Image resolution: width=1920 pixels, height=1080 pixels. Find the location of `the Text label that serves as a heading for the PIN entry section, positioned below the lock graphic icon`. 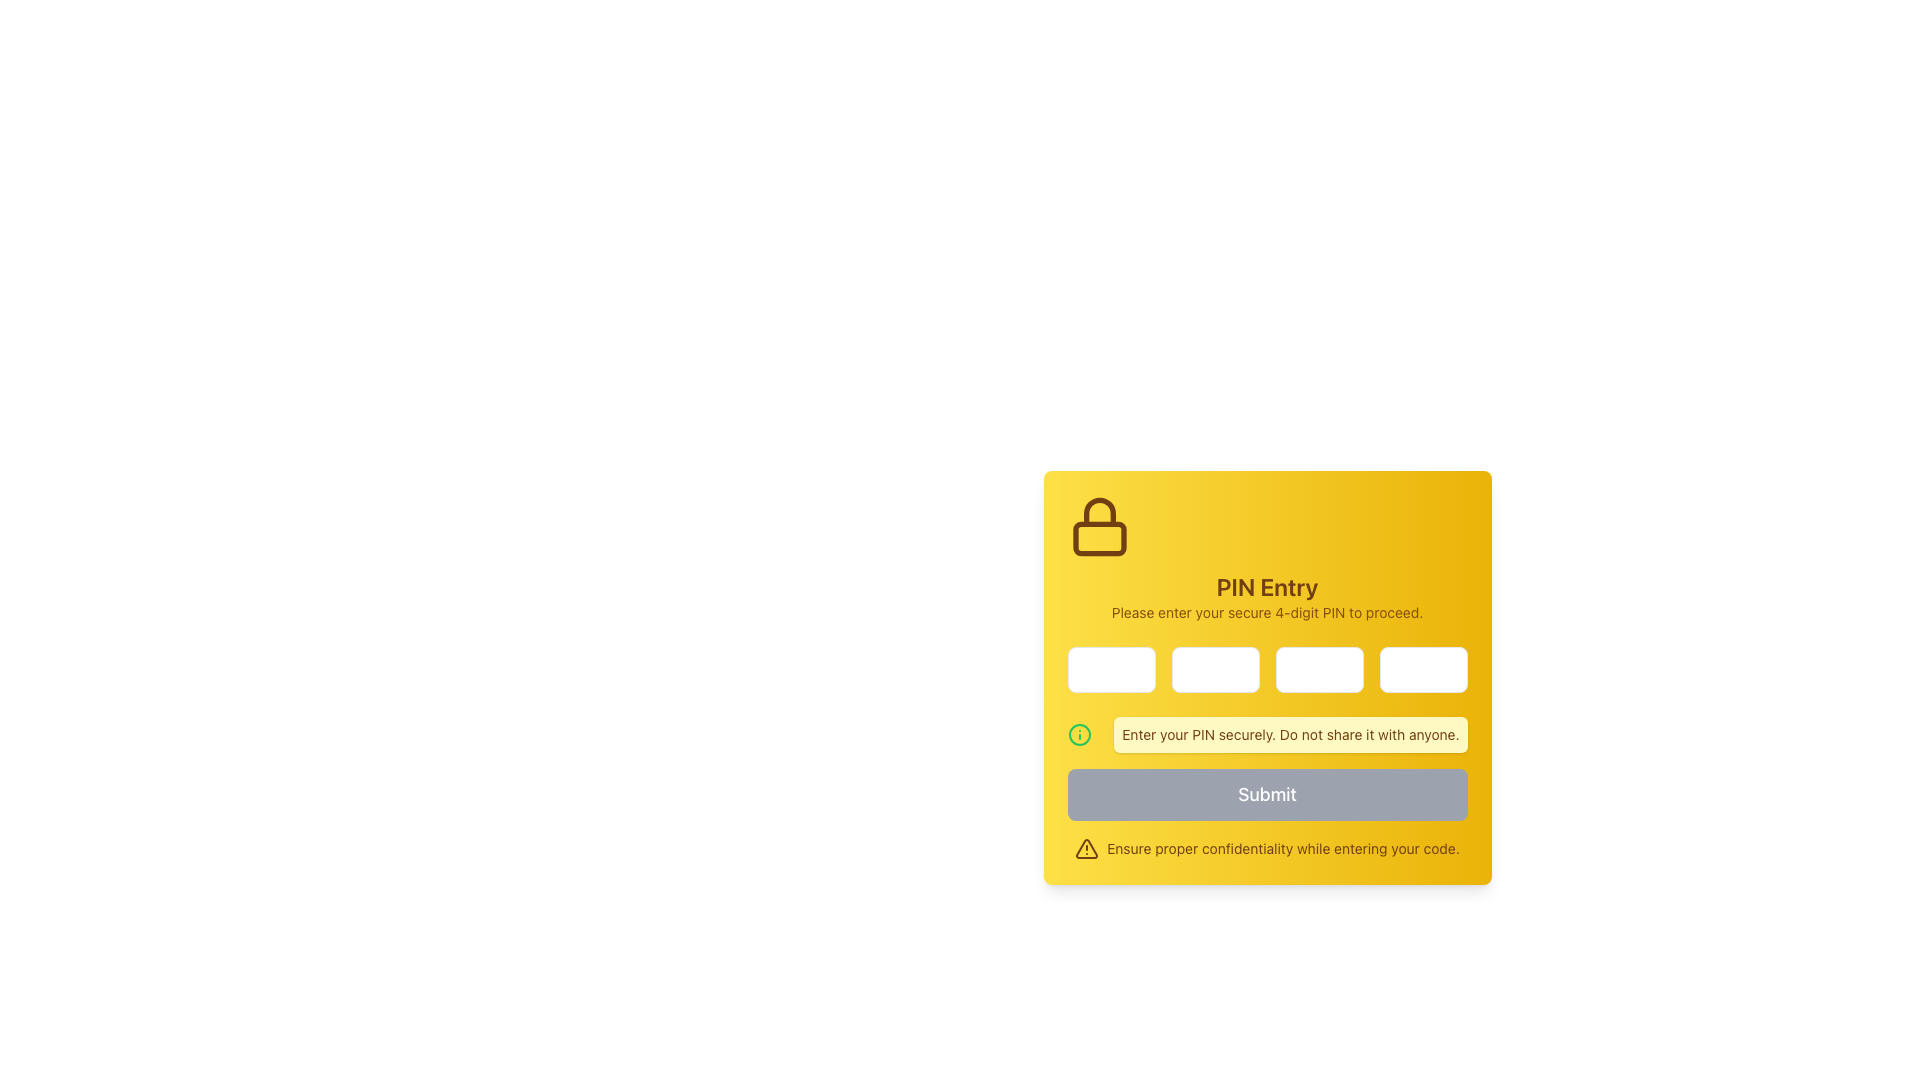

the Text label that serves as a heading for the PIN entry section, positioned below the lock graphic icon is located at coordinates (1266, 585).